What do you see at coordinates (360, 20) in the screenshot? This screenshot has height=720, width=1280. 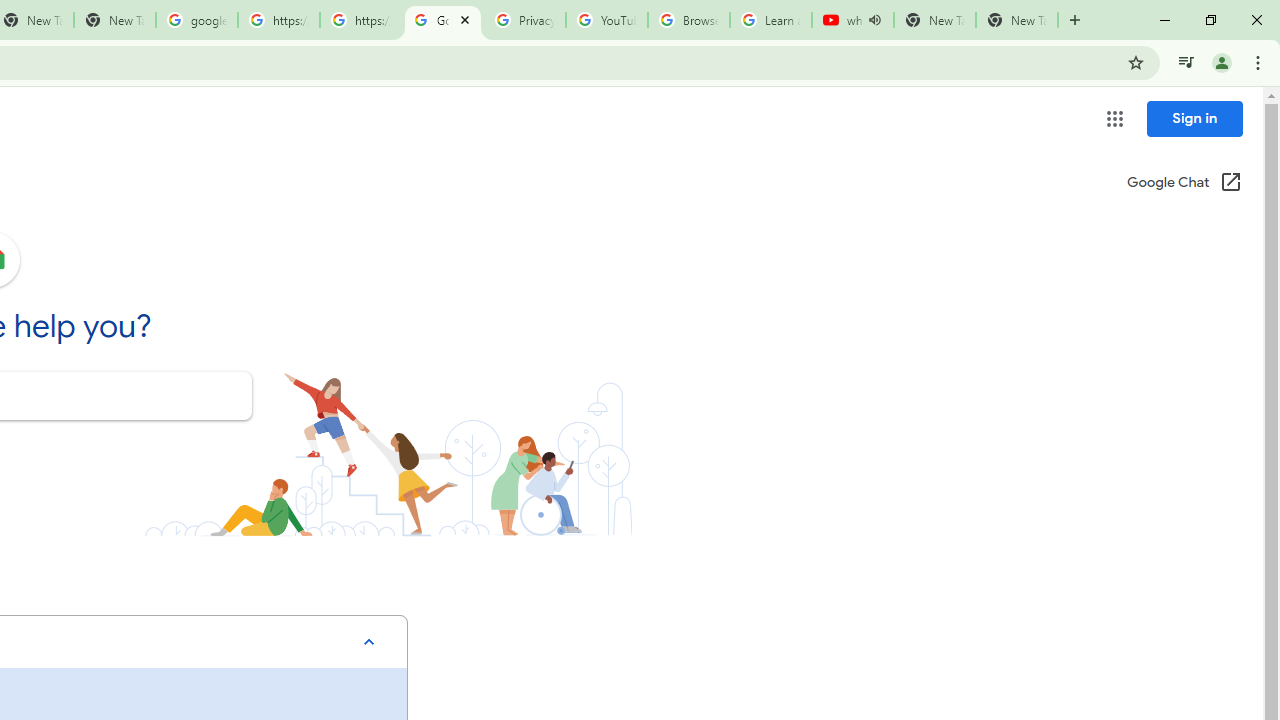 I see `'https://scholar.google.com/'` at bounding box center [360, 20].